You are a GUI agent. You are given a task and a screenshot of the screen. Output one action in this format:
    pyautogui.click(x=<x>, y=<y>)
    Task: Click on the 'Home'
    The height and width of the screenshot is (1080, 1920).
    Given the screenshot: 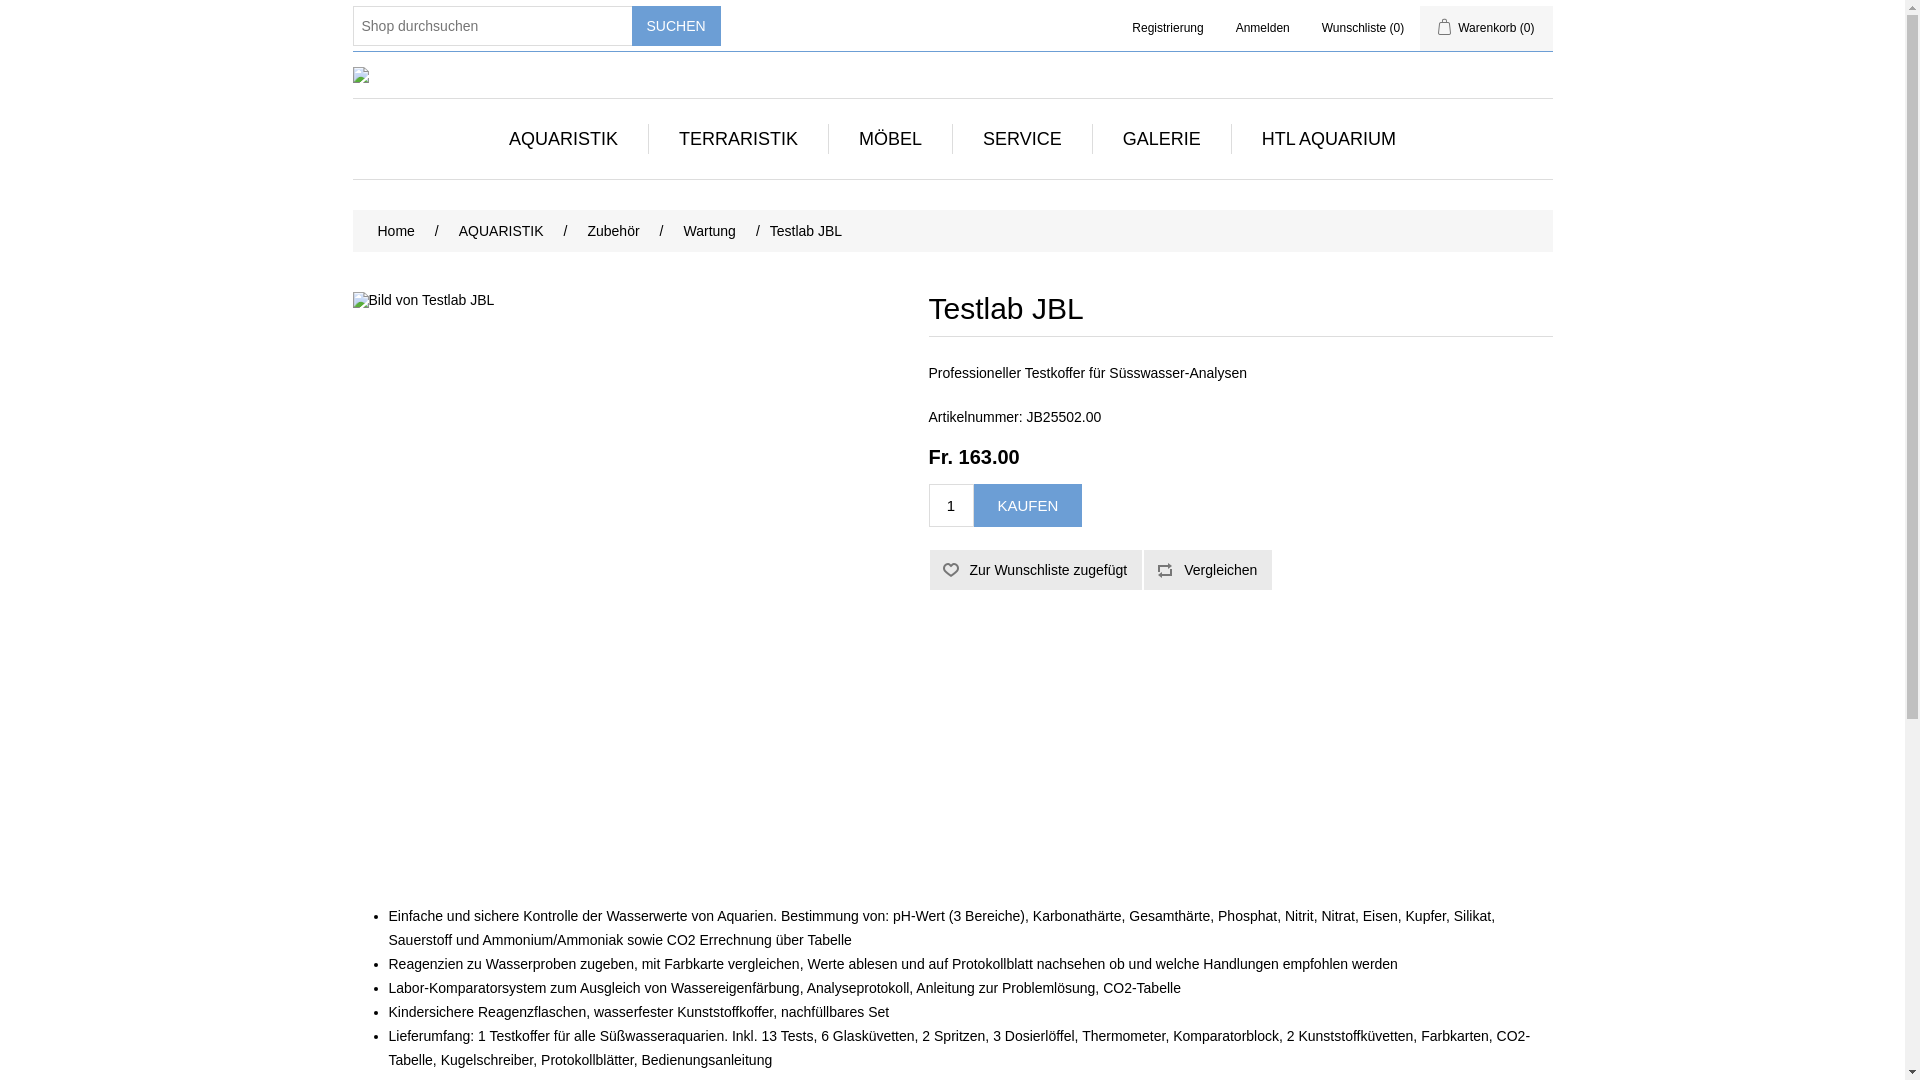 What is the action you would take?
    pyautogui.click(x=372, y=230)
    